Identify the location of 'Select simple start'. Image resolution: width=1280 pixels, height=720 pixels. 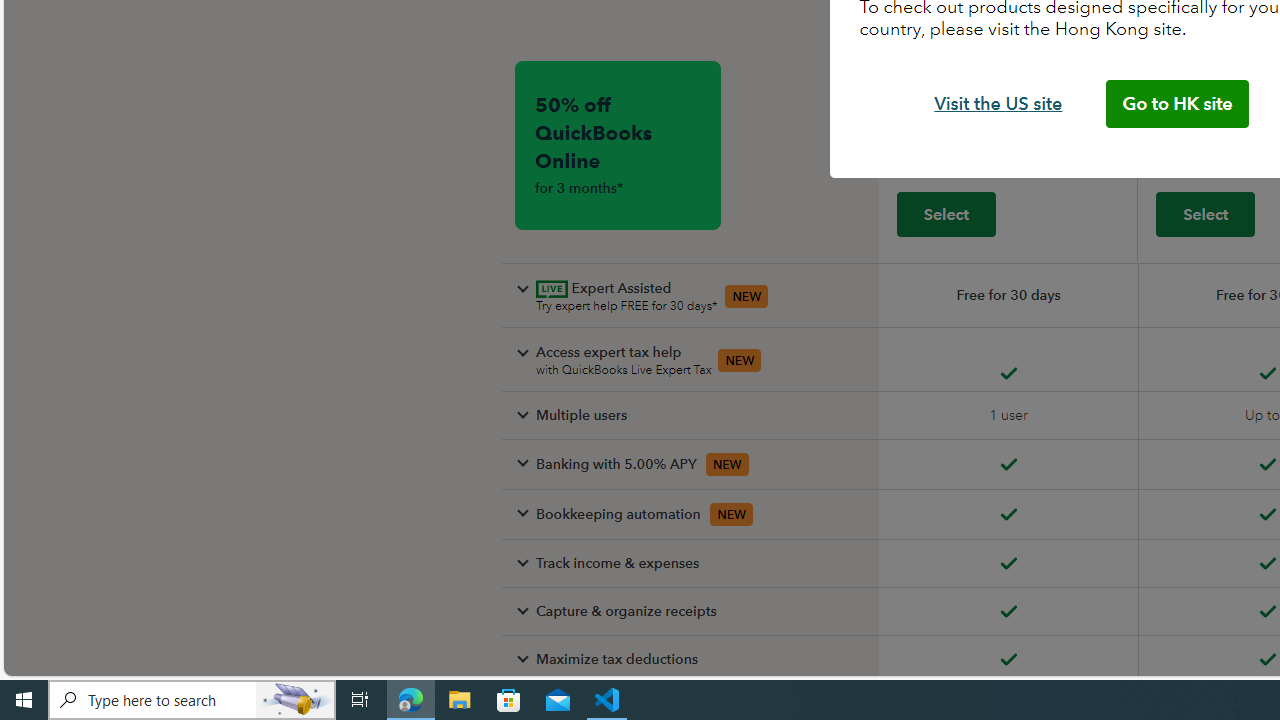
(944, 213).